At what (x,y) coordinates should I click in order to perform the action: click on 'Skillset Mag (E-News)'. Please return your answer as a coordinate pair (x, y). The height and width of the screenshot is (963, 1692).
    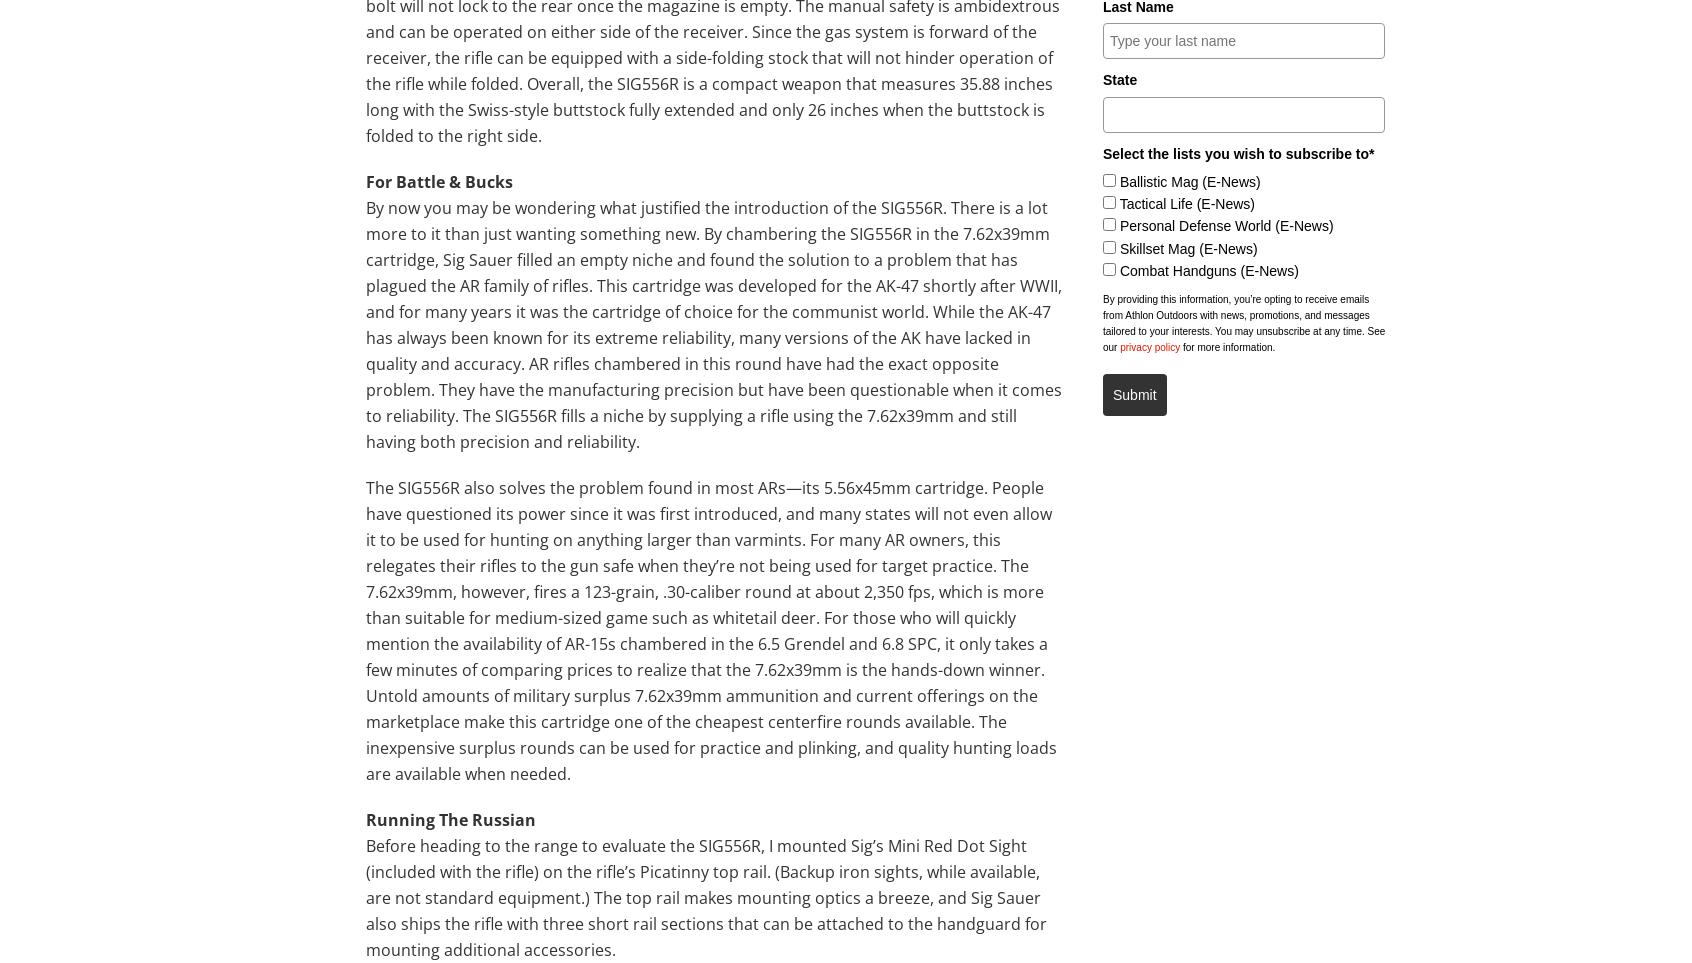
    Looking at the image, I should click on (1186, 247).